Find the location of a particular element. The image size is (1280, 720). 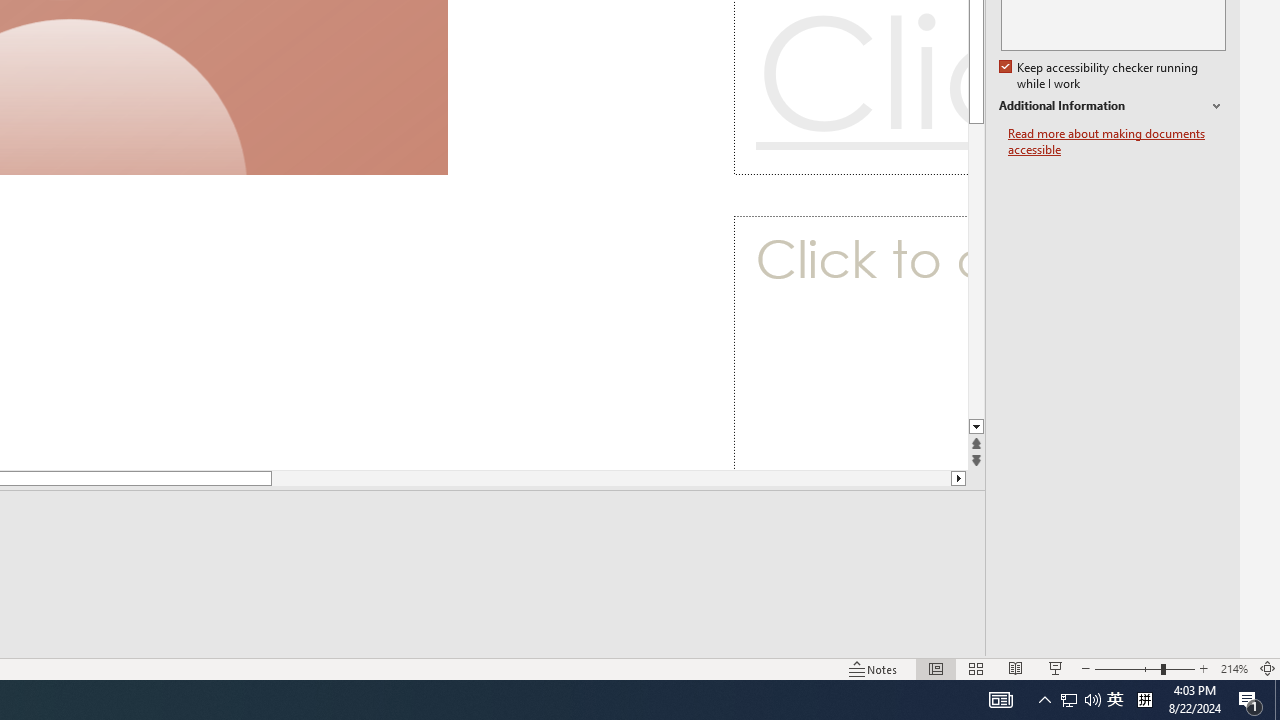

'Zoom 214%' is located at coordinates (1233, 669).